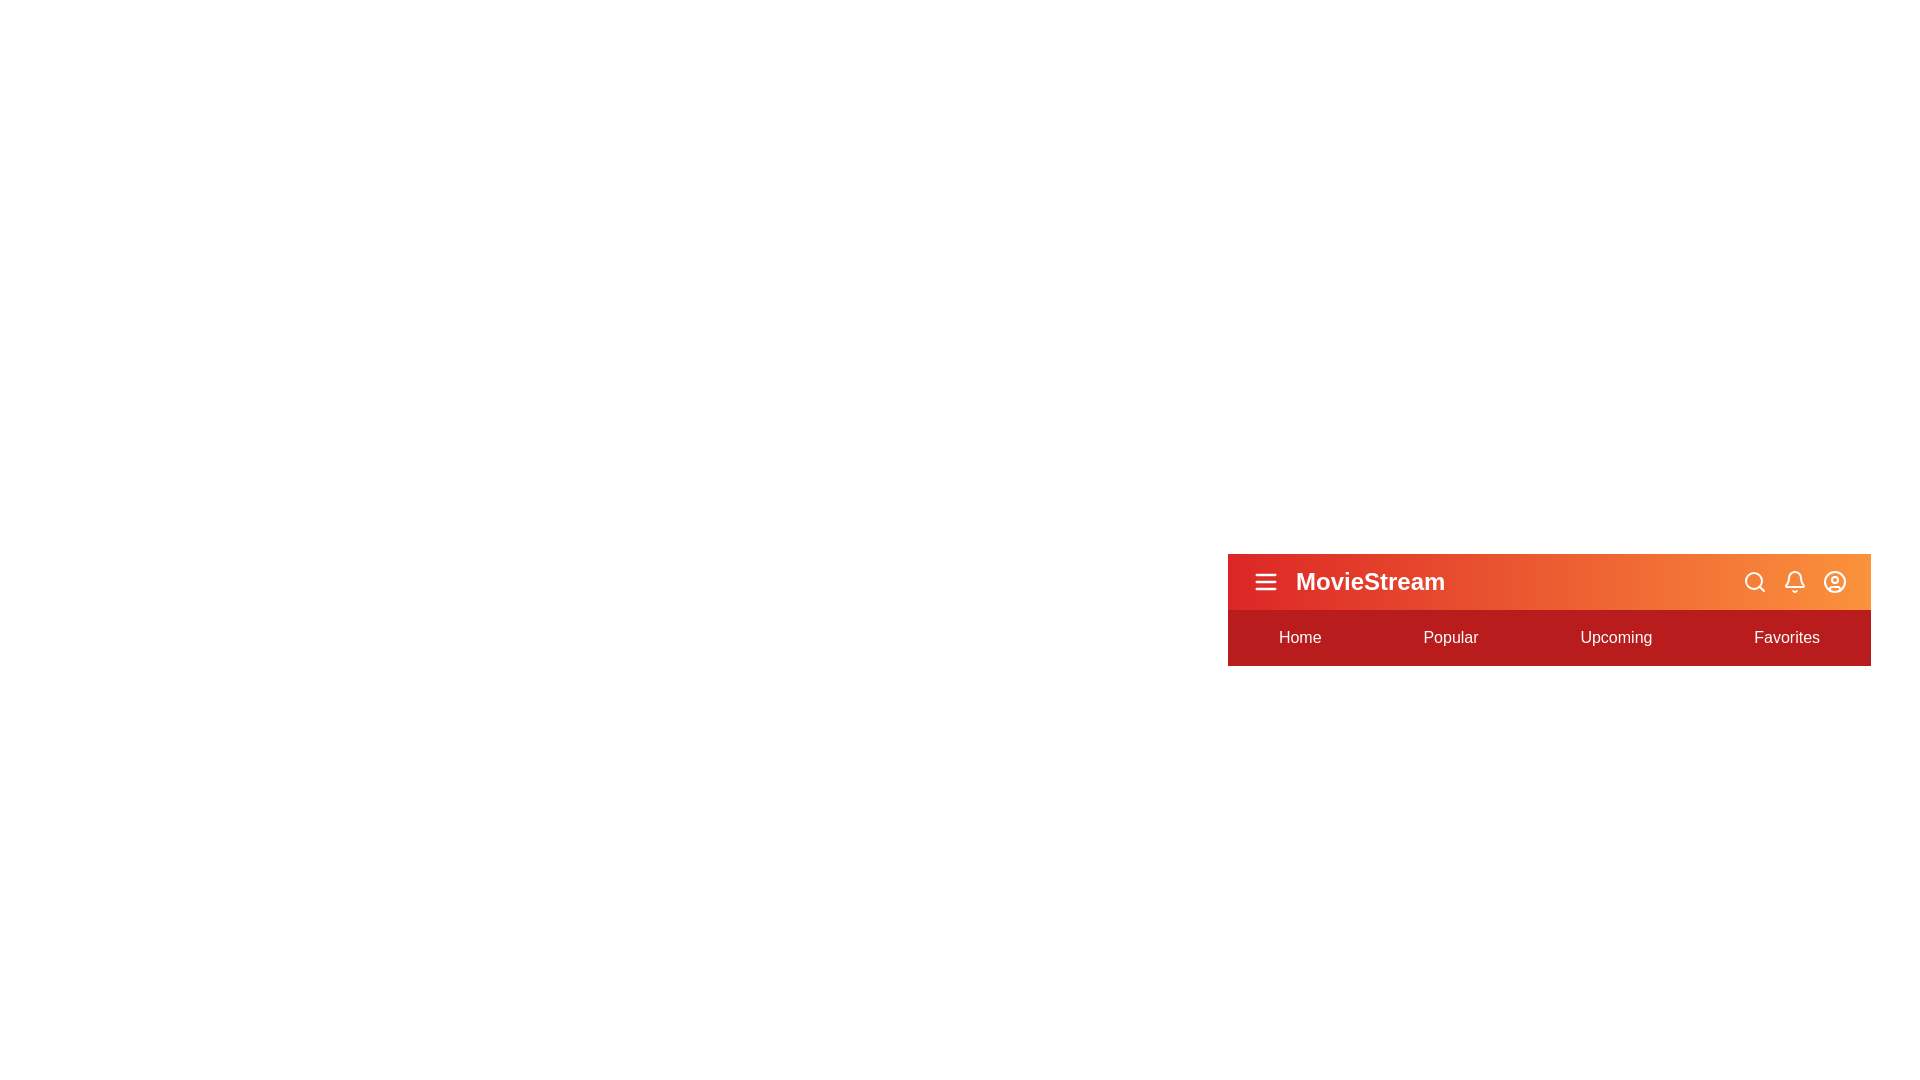 The width and height of the screenshot is (1920, 1080). Describe the element at coordinates (1300, 637) in the screenshot. I see `the navigation option Home to highlight it` at that location.